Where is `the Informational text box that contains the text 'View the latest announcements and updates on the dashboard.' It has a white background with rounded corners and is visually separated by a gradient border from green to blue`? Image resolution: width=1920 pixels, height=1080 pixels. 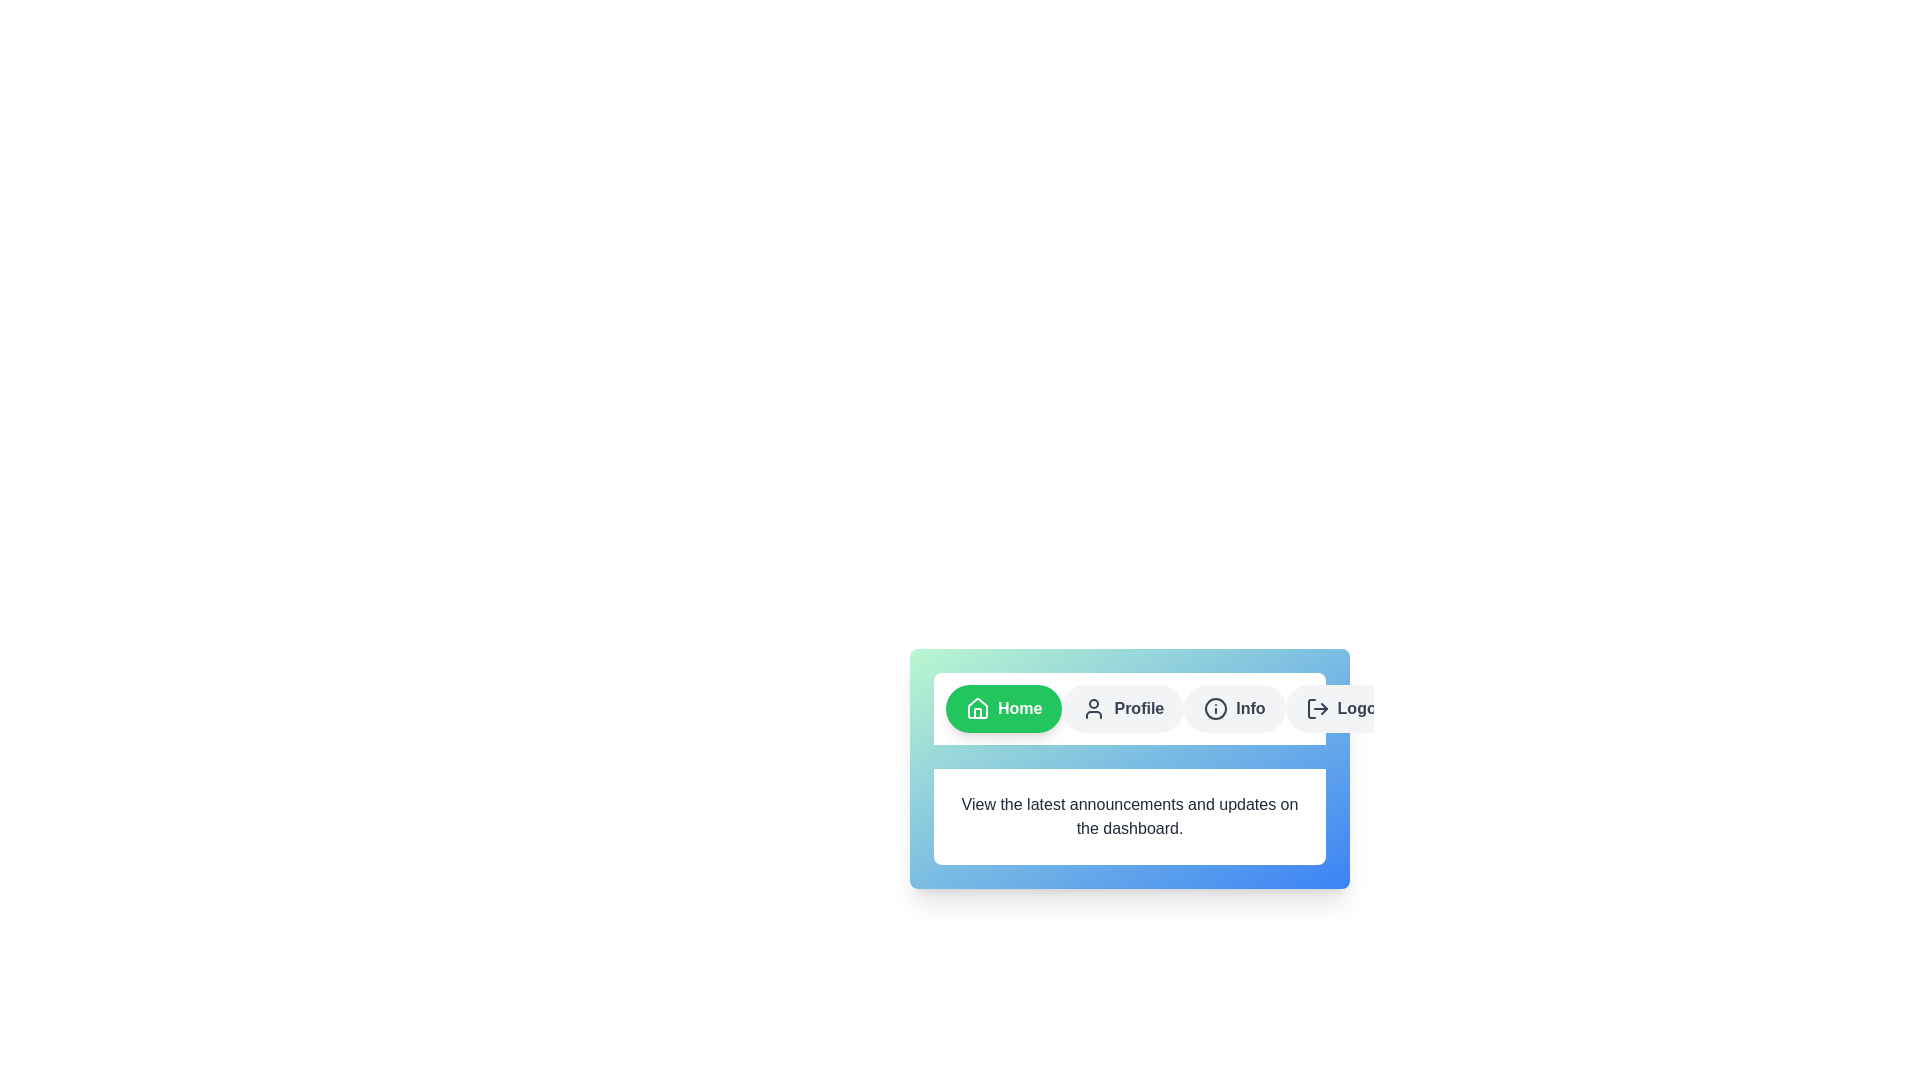 the Informational text box that contains the text 'View the latest announcements and updates on the dashboard.' It has a white background with rounded corners and is visually separated by a gradient border from green to blue is located at coordinates (1129, 759).